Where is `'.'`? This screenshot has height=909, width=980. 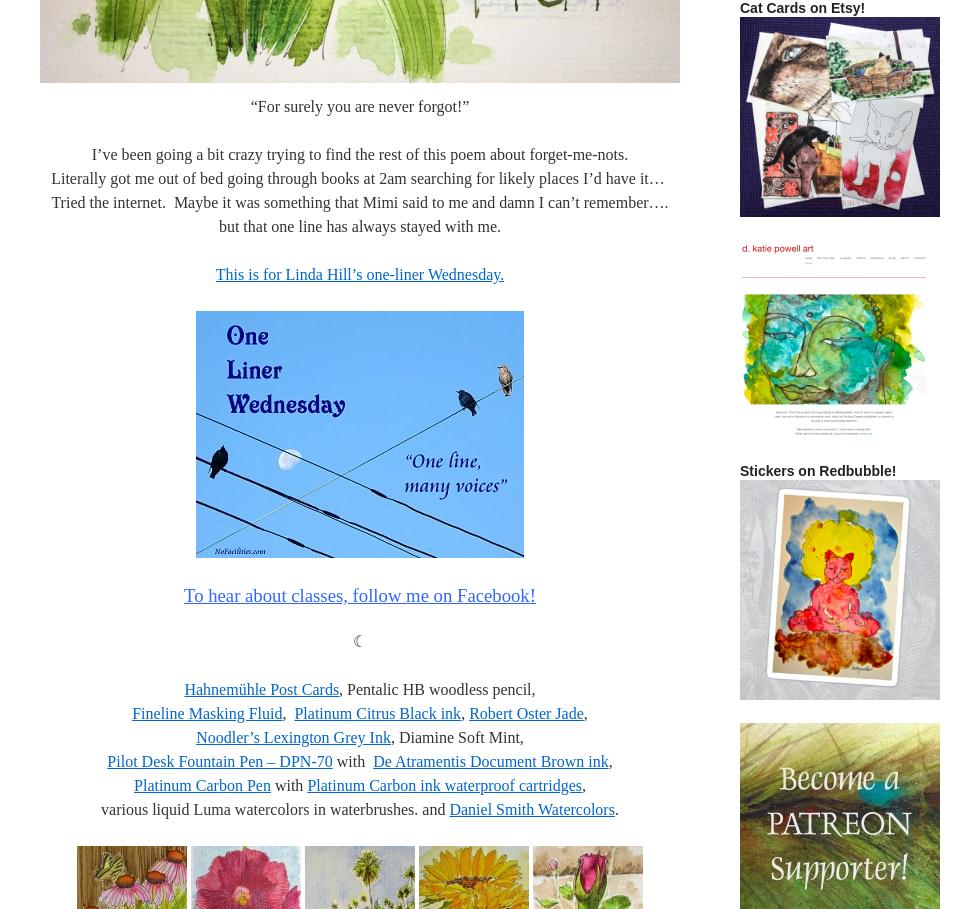 '.' is located at coordinates (616, 809).